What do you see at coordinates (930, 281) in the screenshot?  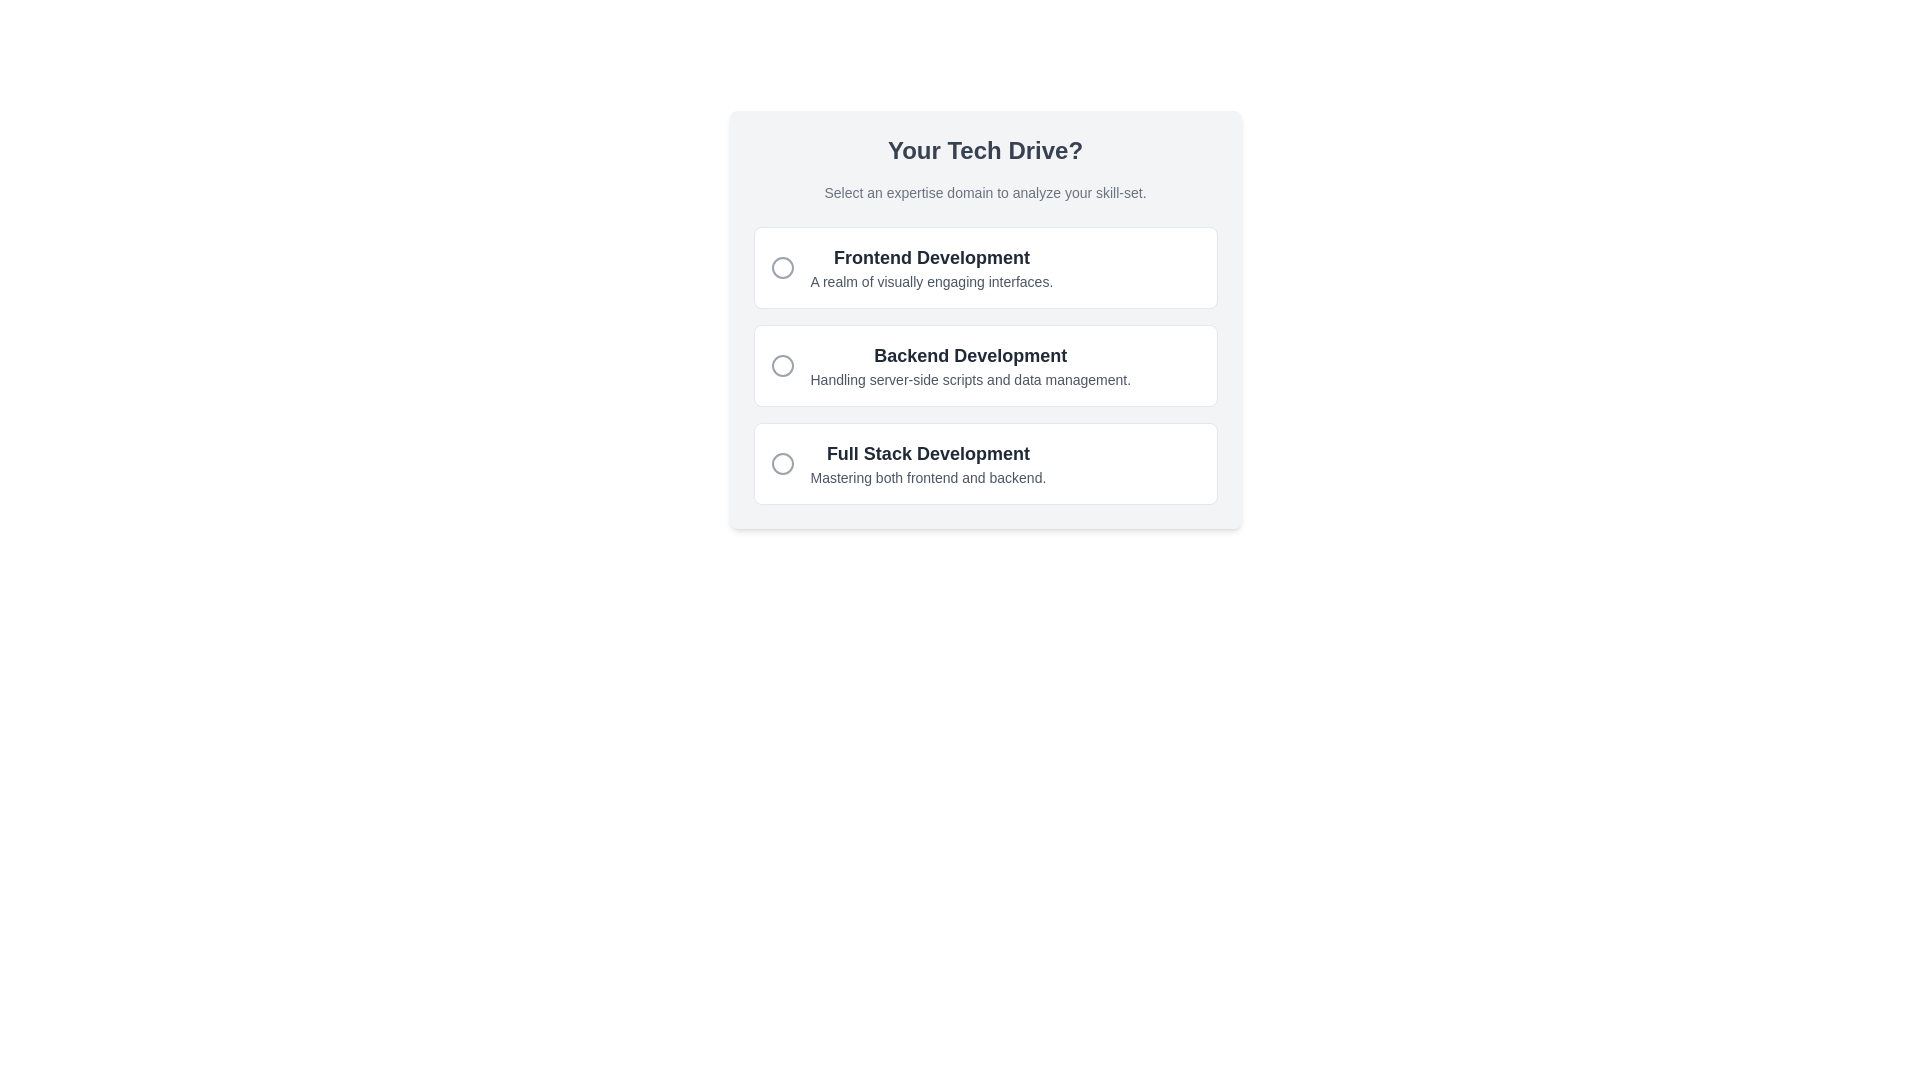 I see `the text label displaying 'A realm of visually engaging interfaces.' located beneath 'Frontend Development' in the top-left quadrant of the central card layout` at bounding box center [930, 281].